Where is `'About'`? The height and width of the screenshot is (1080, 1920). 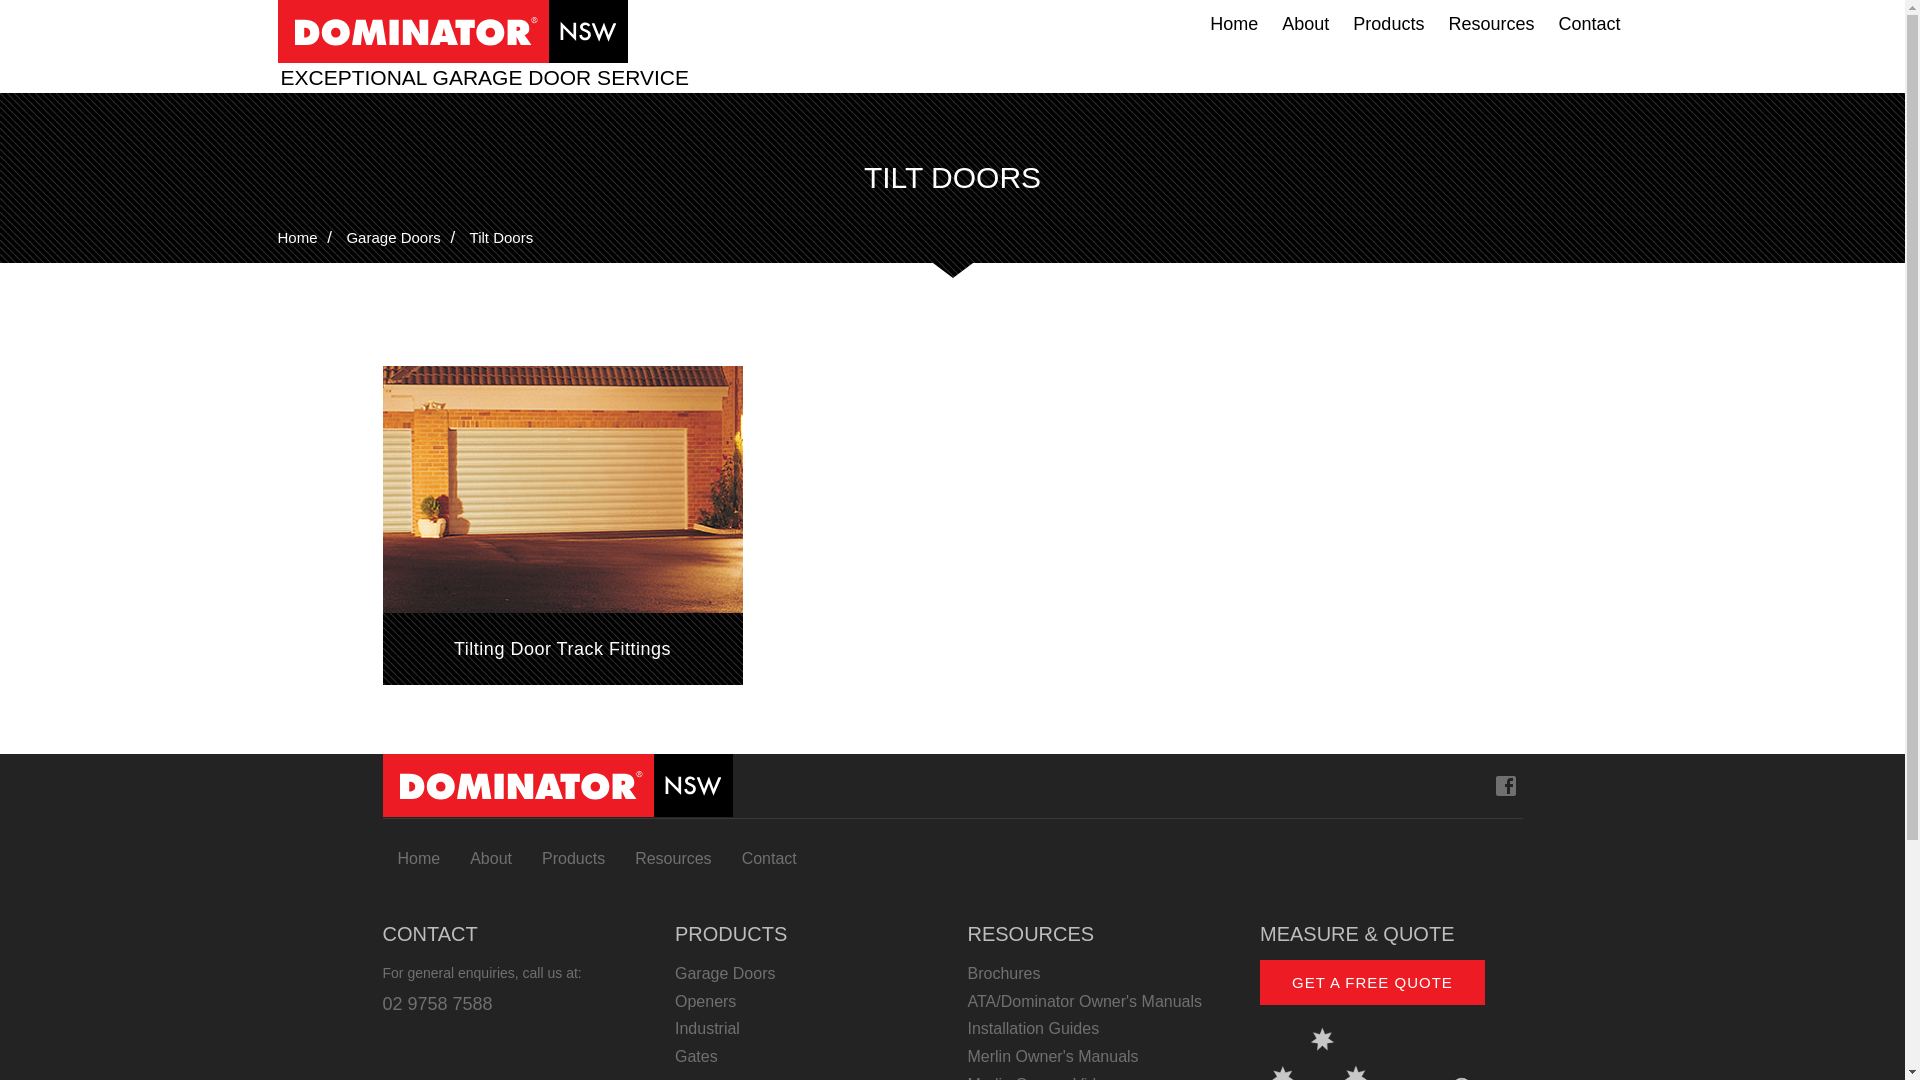
'About' is located at coordinates (1305, 23).